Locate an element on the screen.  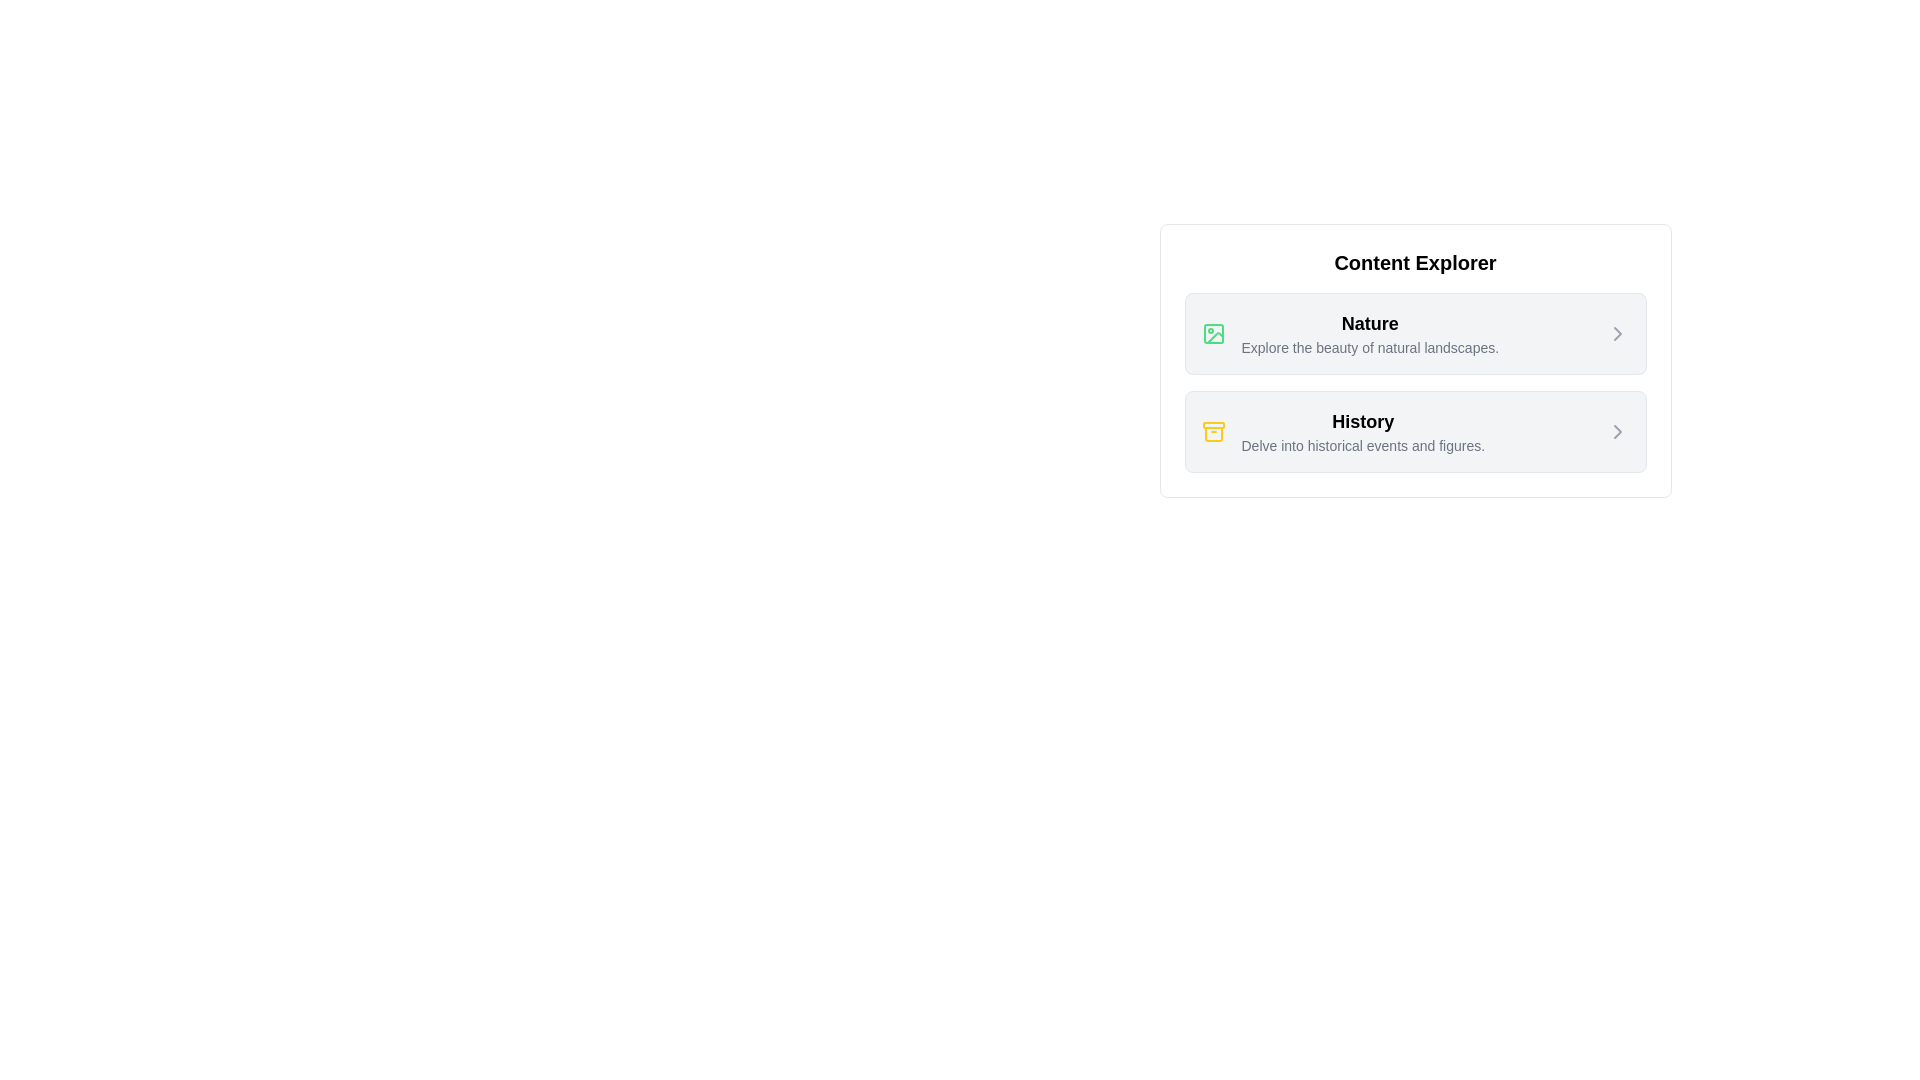
the decorative icon associated with the 'Nature' button in the list of options is located at coordinates (1213, 337).